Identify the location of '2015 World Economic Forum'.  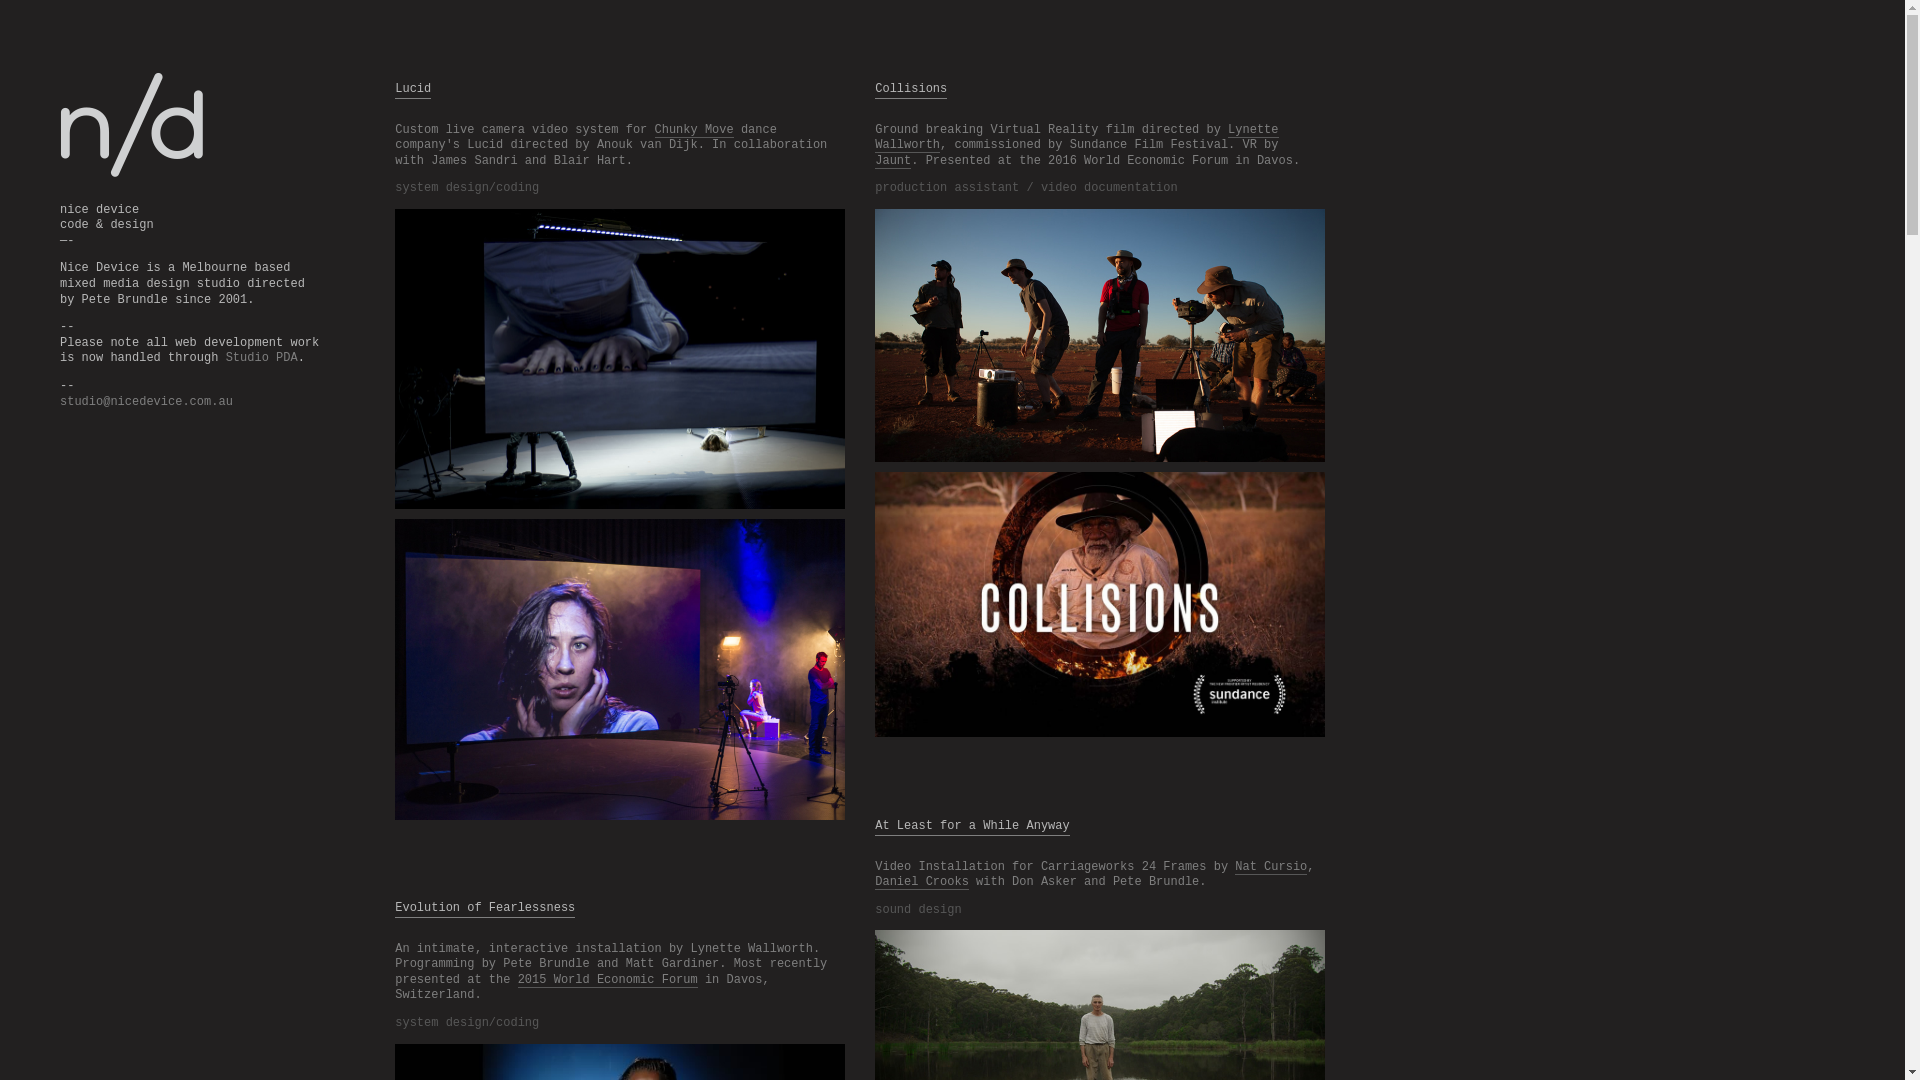
(607, 979).